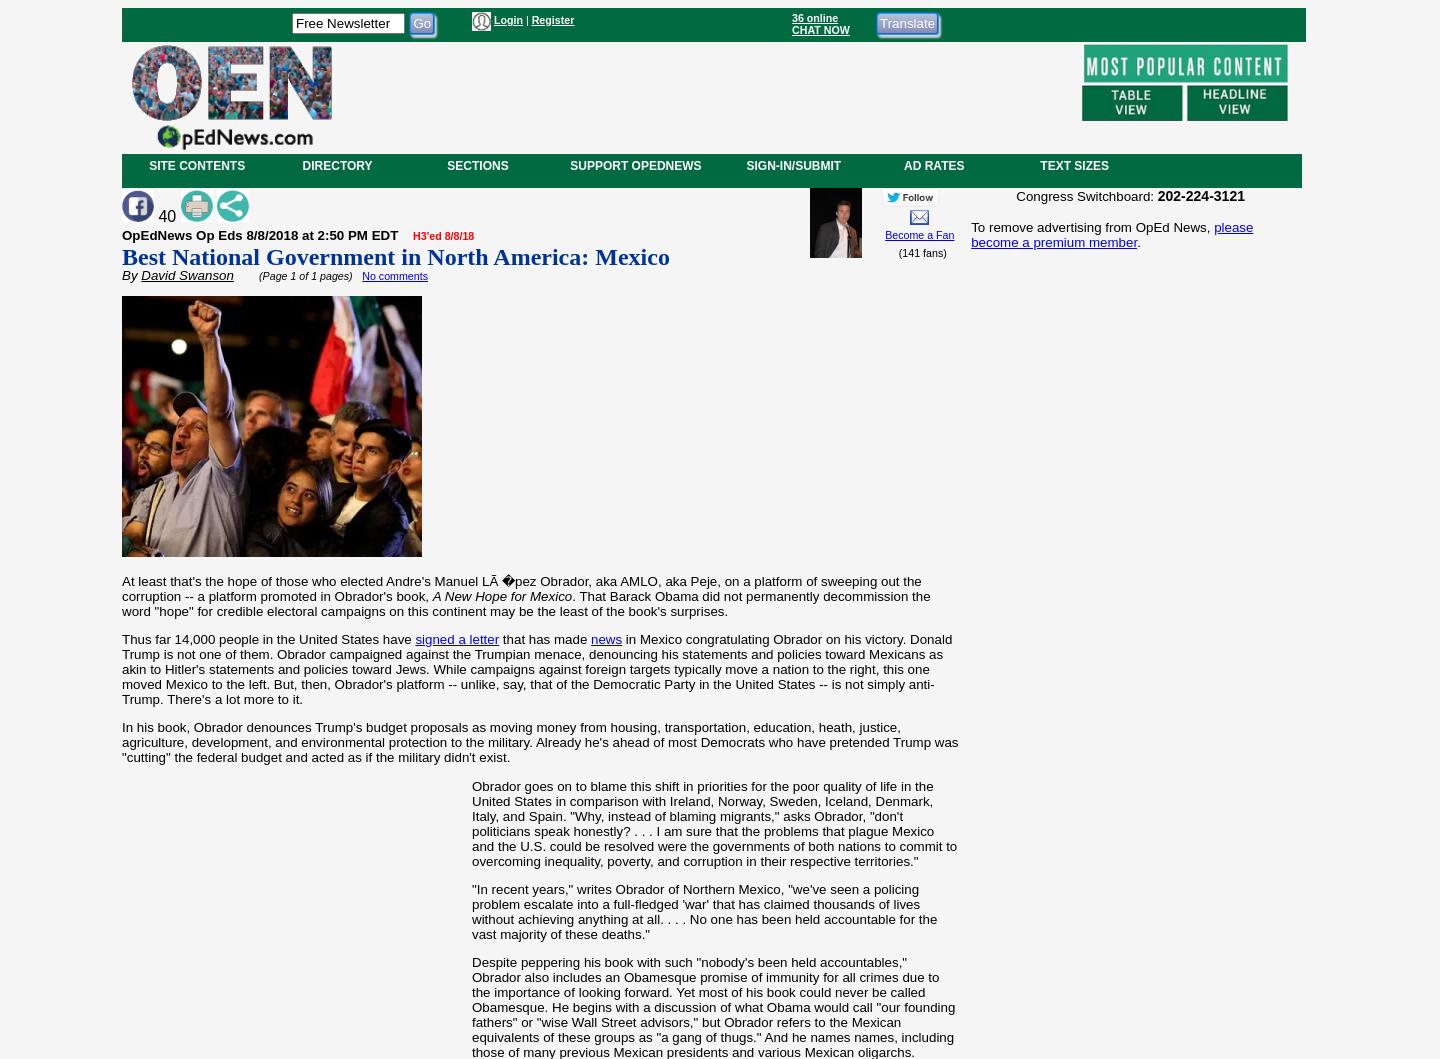 The height and width of the screenshot is (1059, 1440). I want to click on '(141 fans)', so click(919, 252).